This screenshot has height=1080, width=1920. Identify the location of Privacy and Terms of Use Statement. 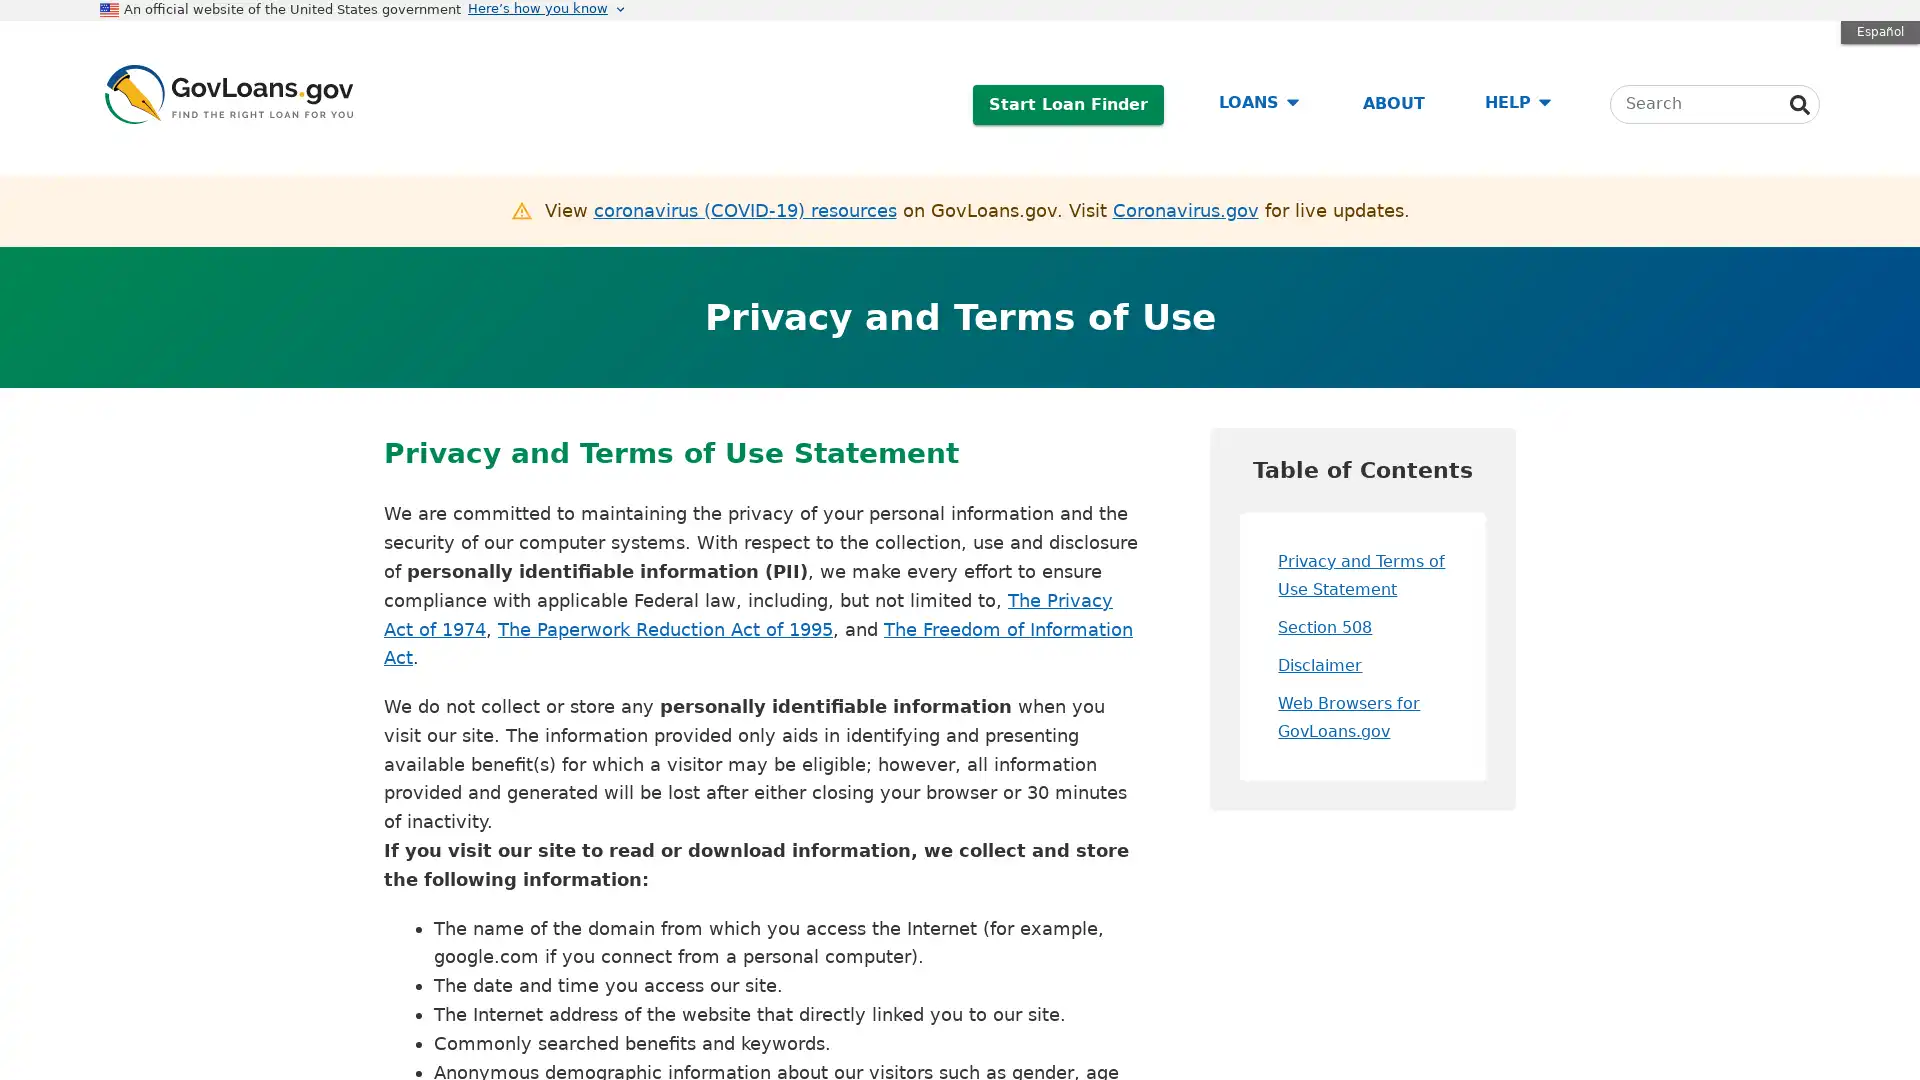
(1361, 575).